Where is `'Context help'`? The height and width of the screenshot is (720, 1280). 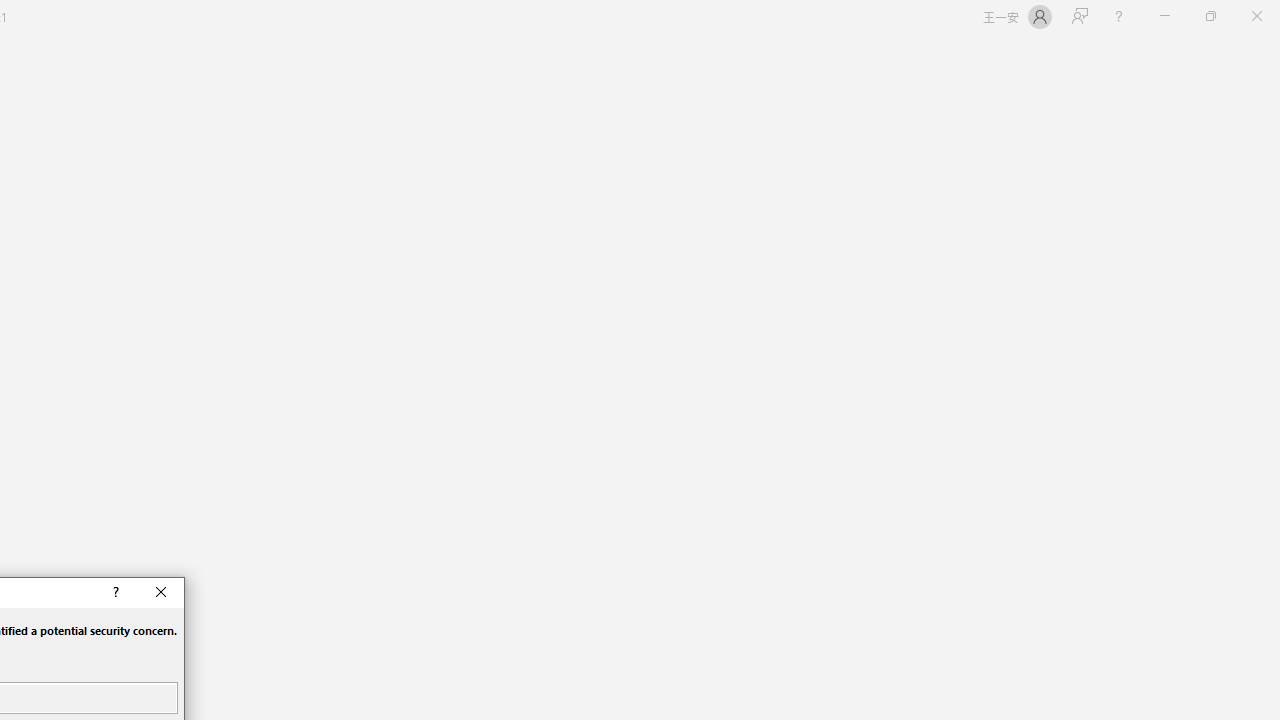
'Context help' is located at coordinates (113, 591).